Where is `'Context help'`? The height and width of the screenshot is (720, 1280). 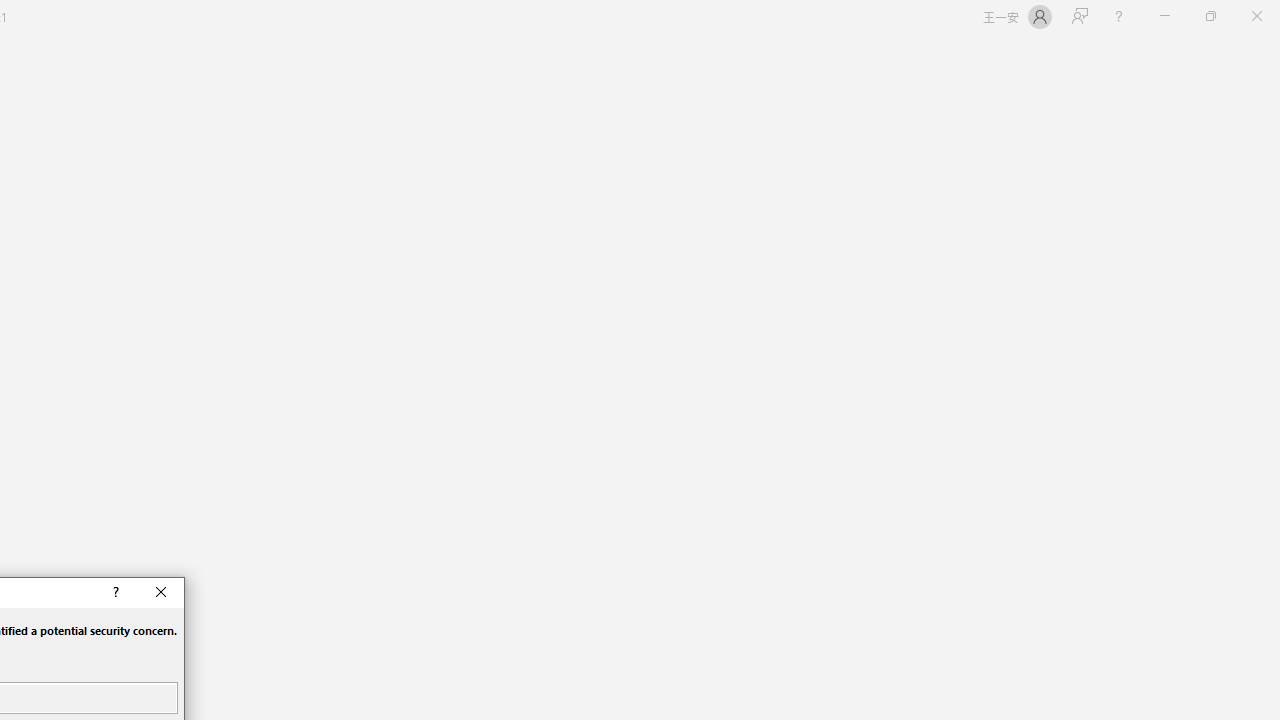
'Context help' is located at coordinates (113, 591).